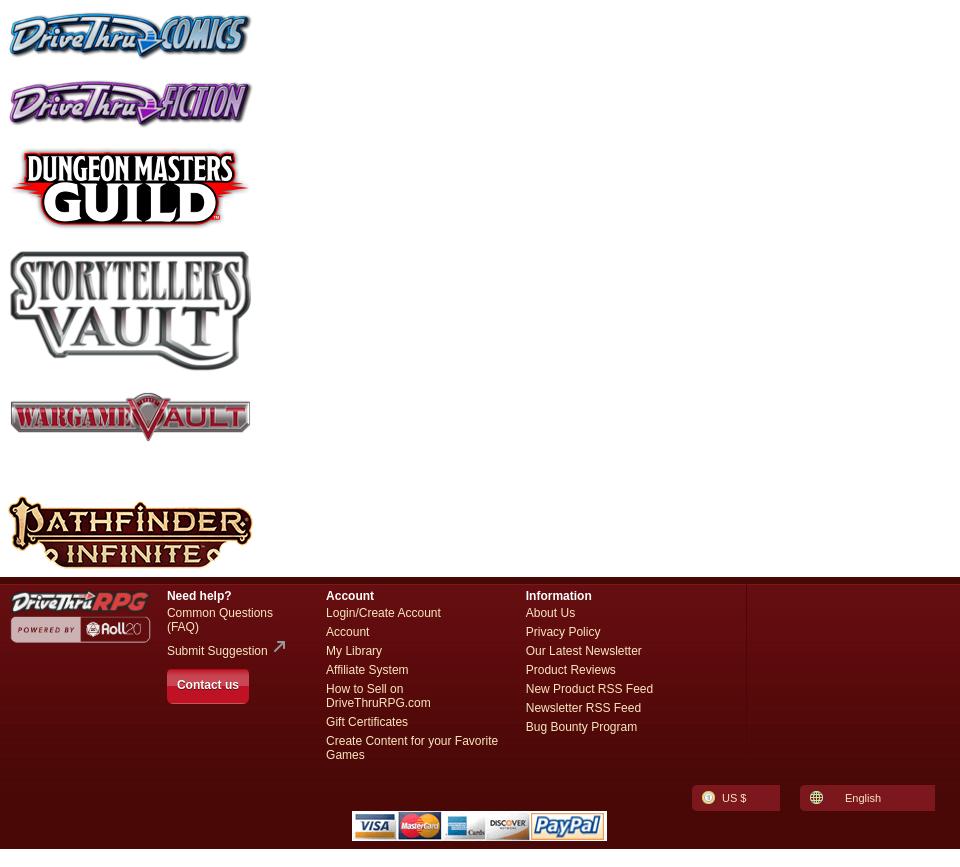 The height and width of the screenshot is (867, 960). Describe the element at coordinates (218, 618) in the screenshot. I see `'Common Questions (FAQ)'` at that location.